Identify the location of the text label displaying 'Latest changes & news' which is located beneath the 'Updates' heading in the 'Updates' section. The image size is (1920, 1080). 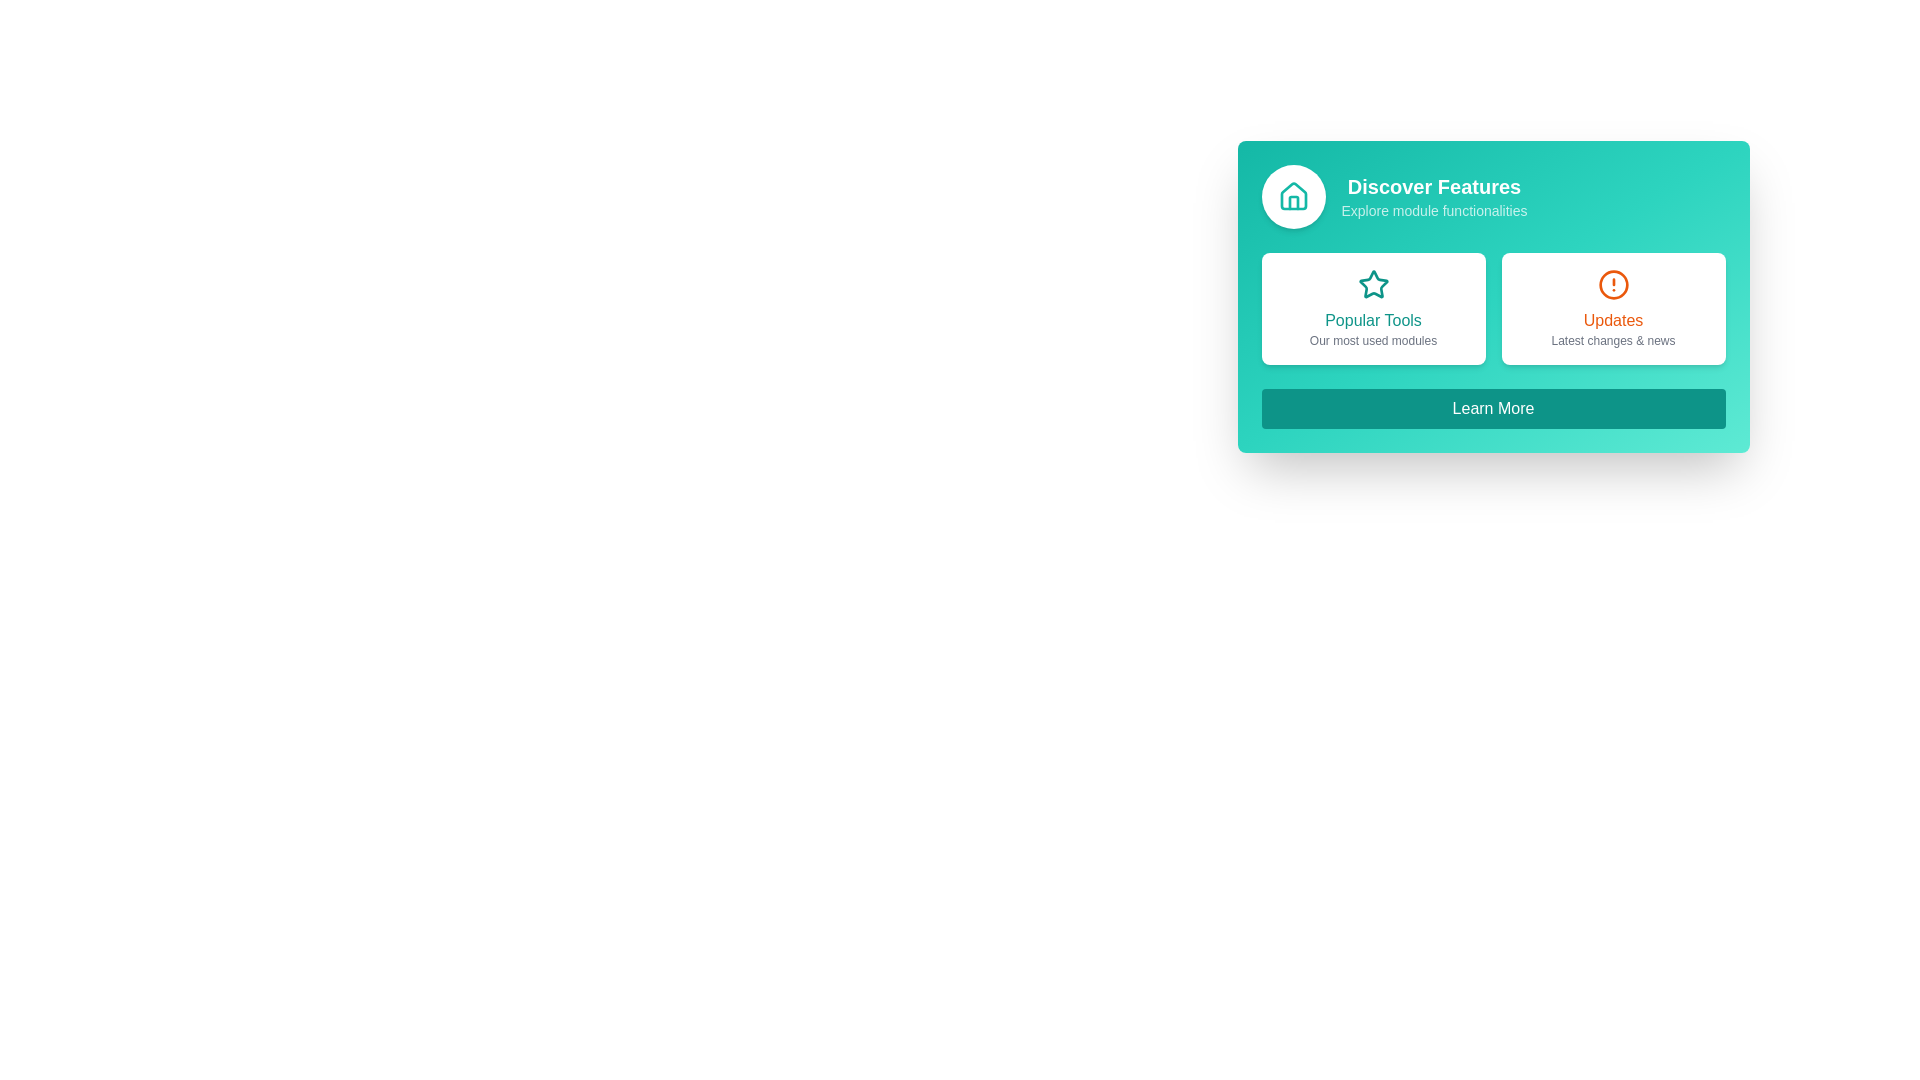
(1613, 339).